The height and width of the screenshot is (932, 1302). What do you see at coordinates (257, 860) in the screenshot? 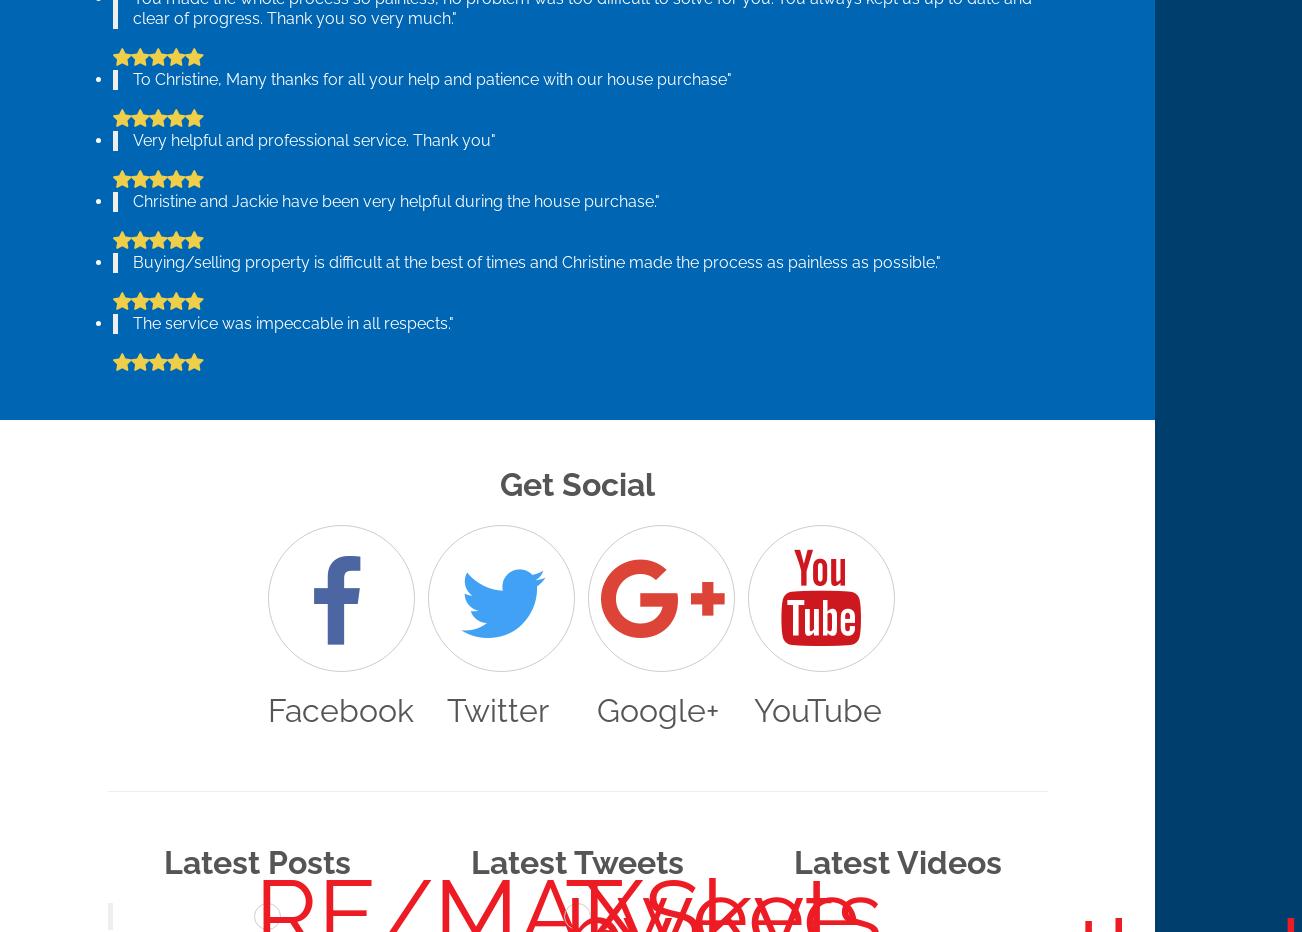
I see `'Latest Posts'` at bounding box center [257, 860].